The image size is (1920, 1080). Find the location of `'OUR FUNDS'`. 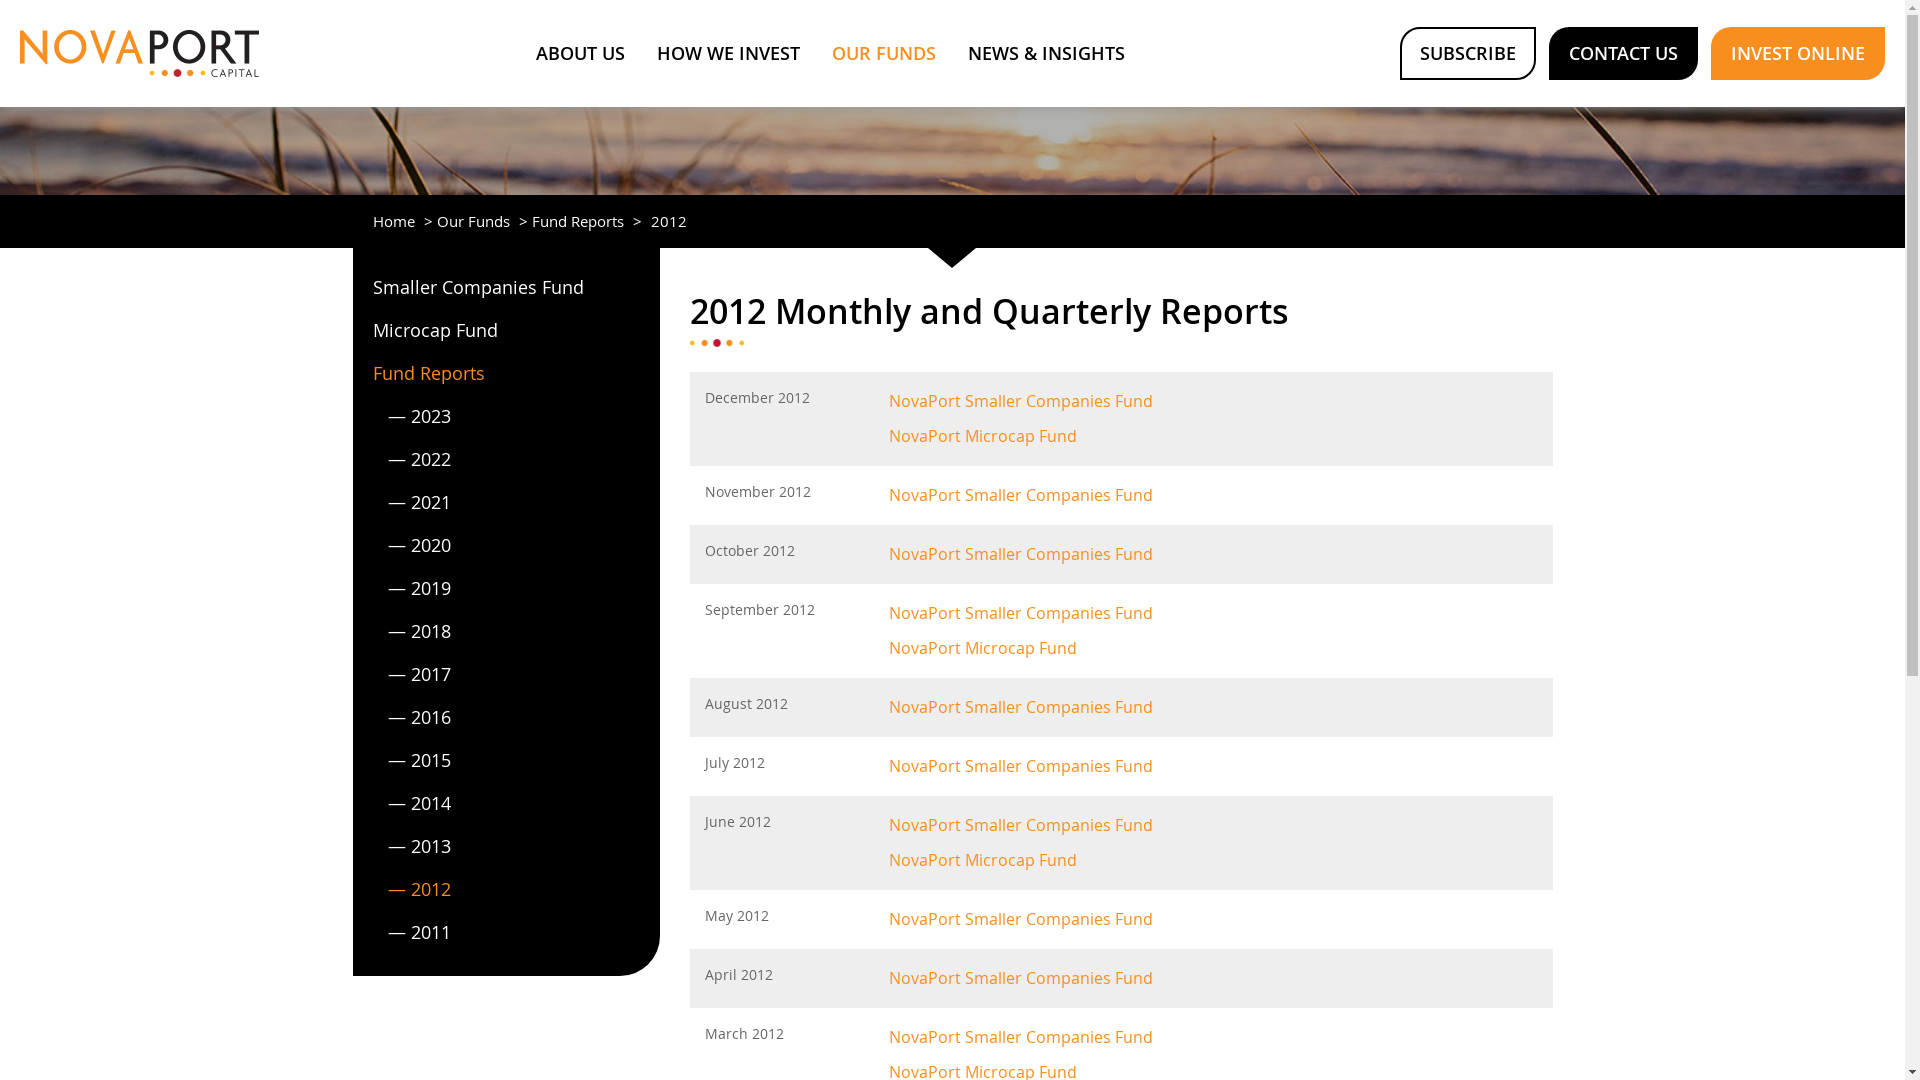

'OUR FUNDS' is located at coordinates (882, 52).